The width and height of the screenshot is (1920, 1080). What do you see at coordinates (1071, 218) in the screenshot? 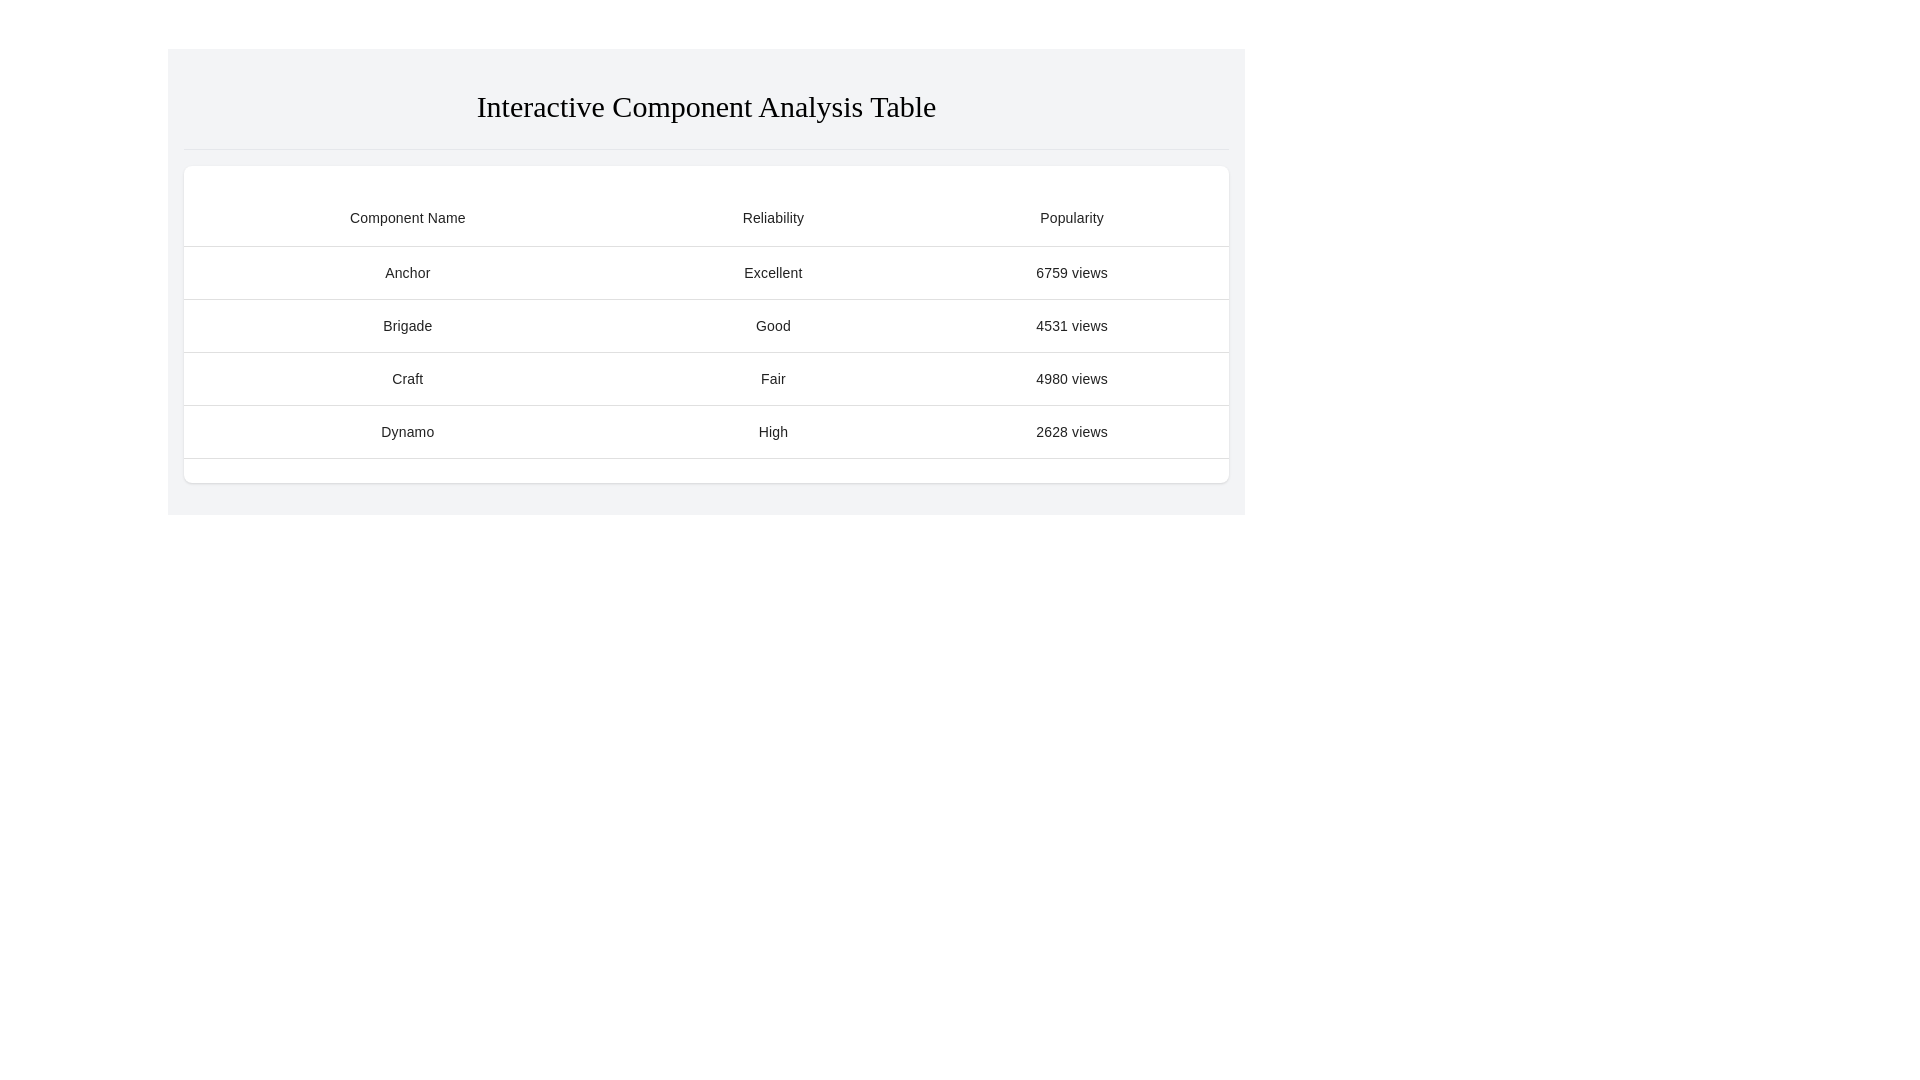
I see `the Table header cell for the 'Popularity' column, which is the third column header located to the right of the 'Reliability' column` at bounding box center [1071, 218].